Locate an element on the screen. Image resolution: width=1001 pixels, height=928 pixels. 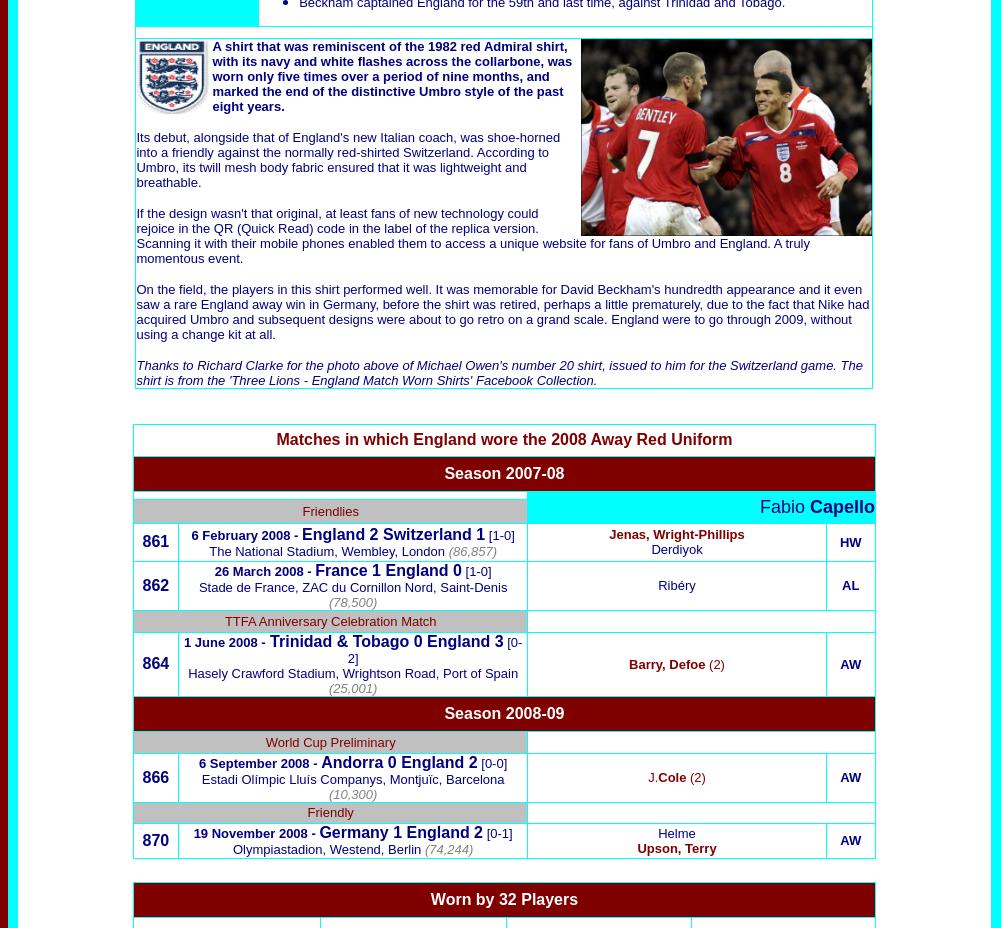
'[0-1]' is located at coordinates (498, 833).